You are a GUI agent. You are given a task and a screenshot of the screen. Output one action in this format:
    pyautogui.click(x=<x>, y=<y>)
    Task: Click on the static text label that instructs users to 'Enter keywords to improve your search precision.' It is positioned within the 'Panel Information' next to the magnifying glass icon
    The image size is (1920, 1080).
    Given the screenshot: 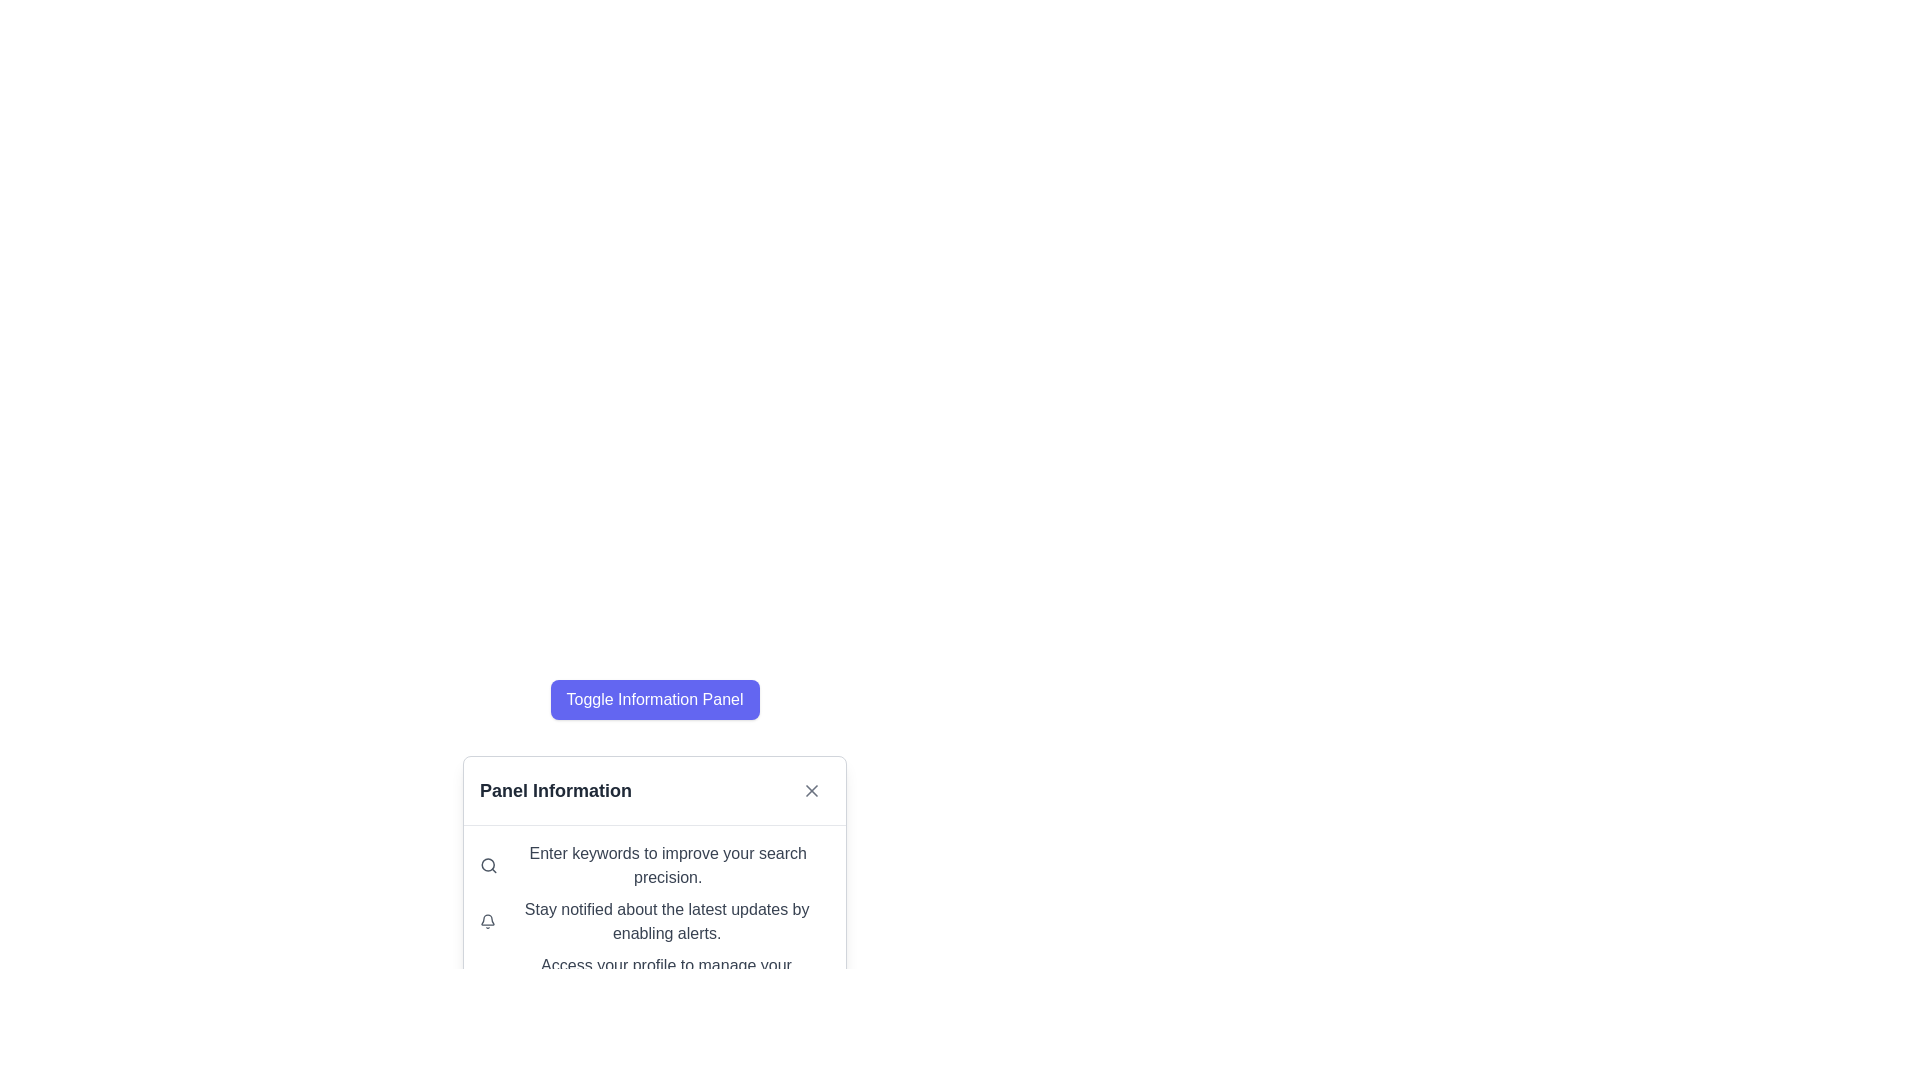 What is the action you would take?
    pyautogui.click(x=668, y=865)
    